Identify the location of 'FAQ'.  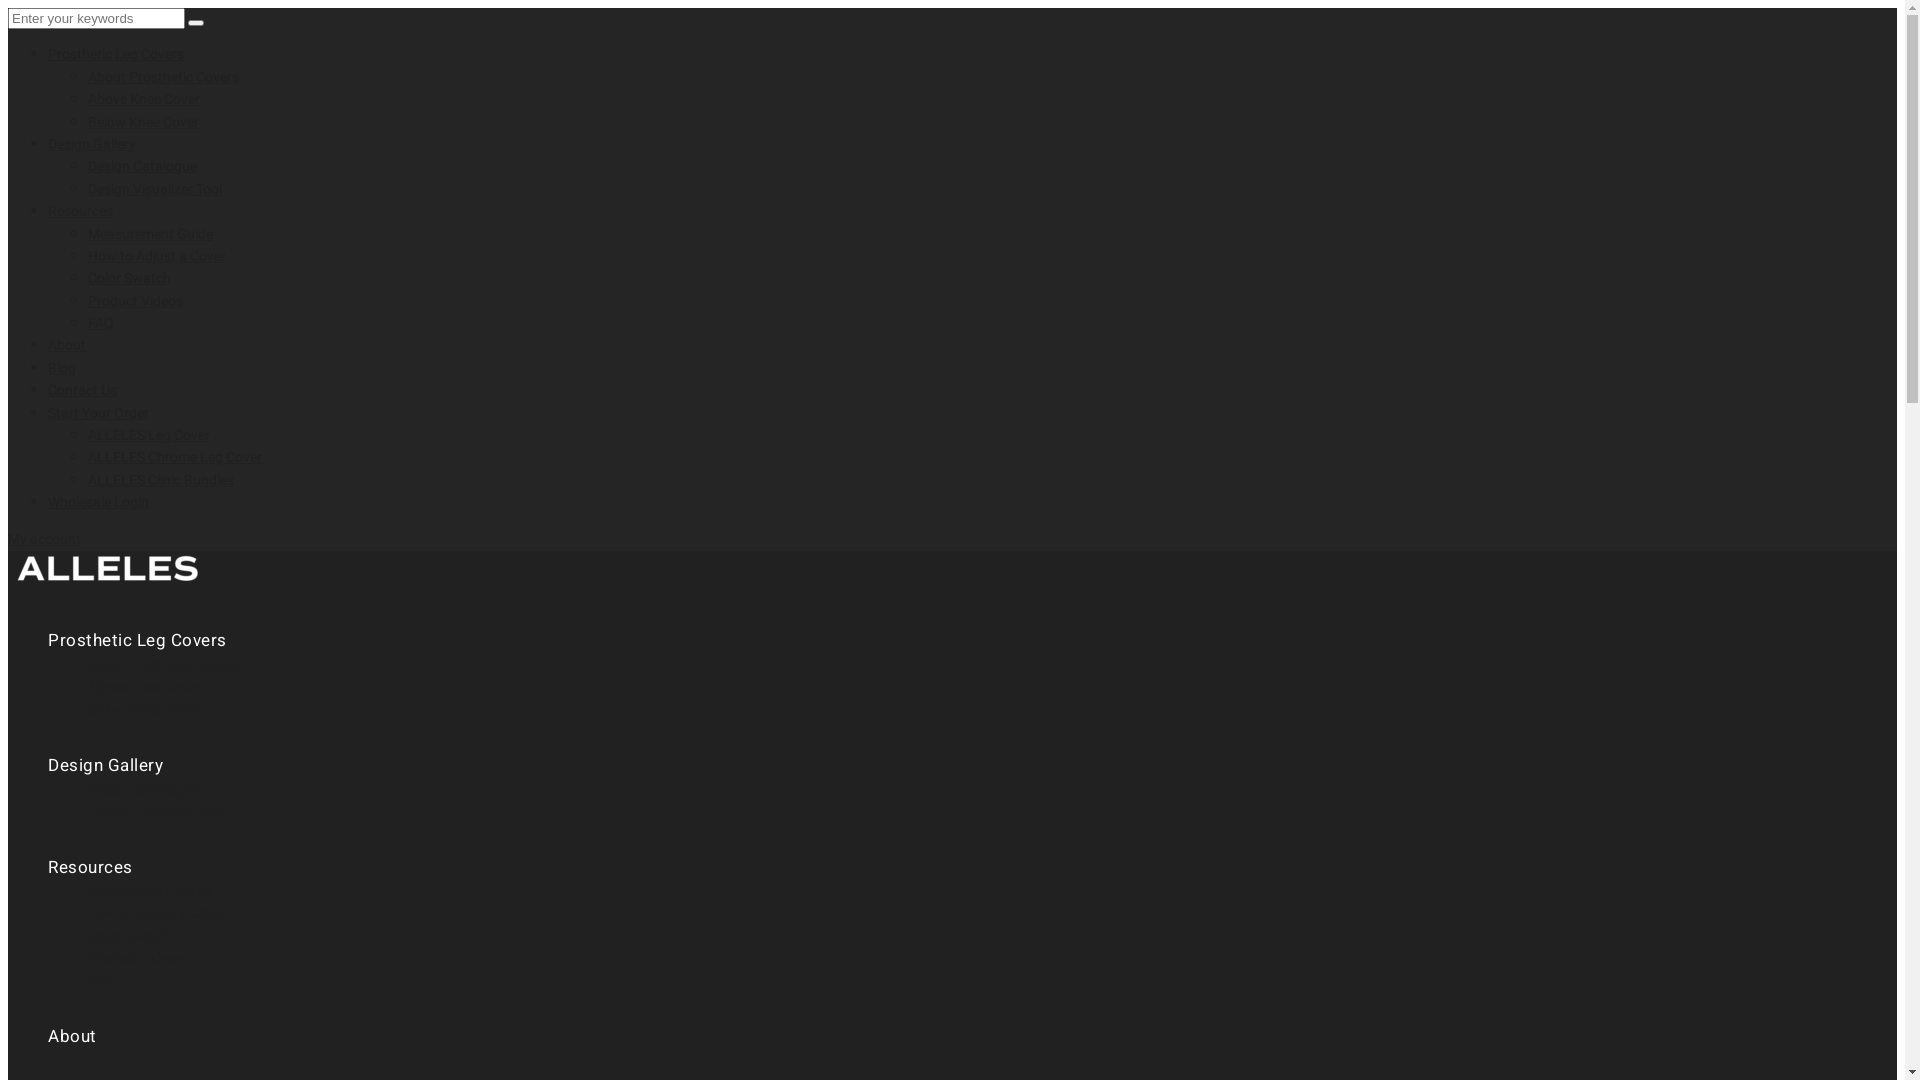
(99, 322).